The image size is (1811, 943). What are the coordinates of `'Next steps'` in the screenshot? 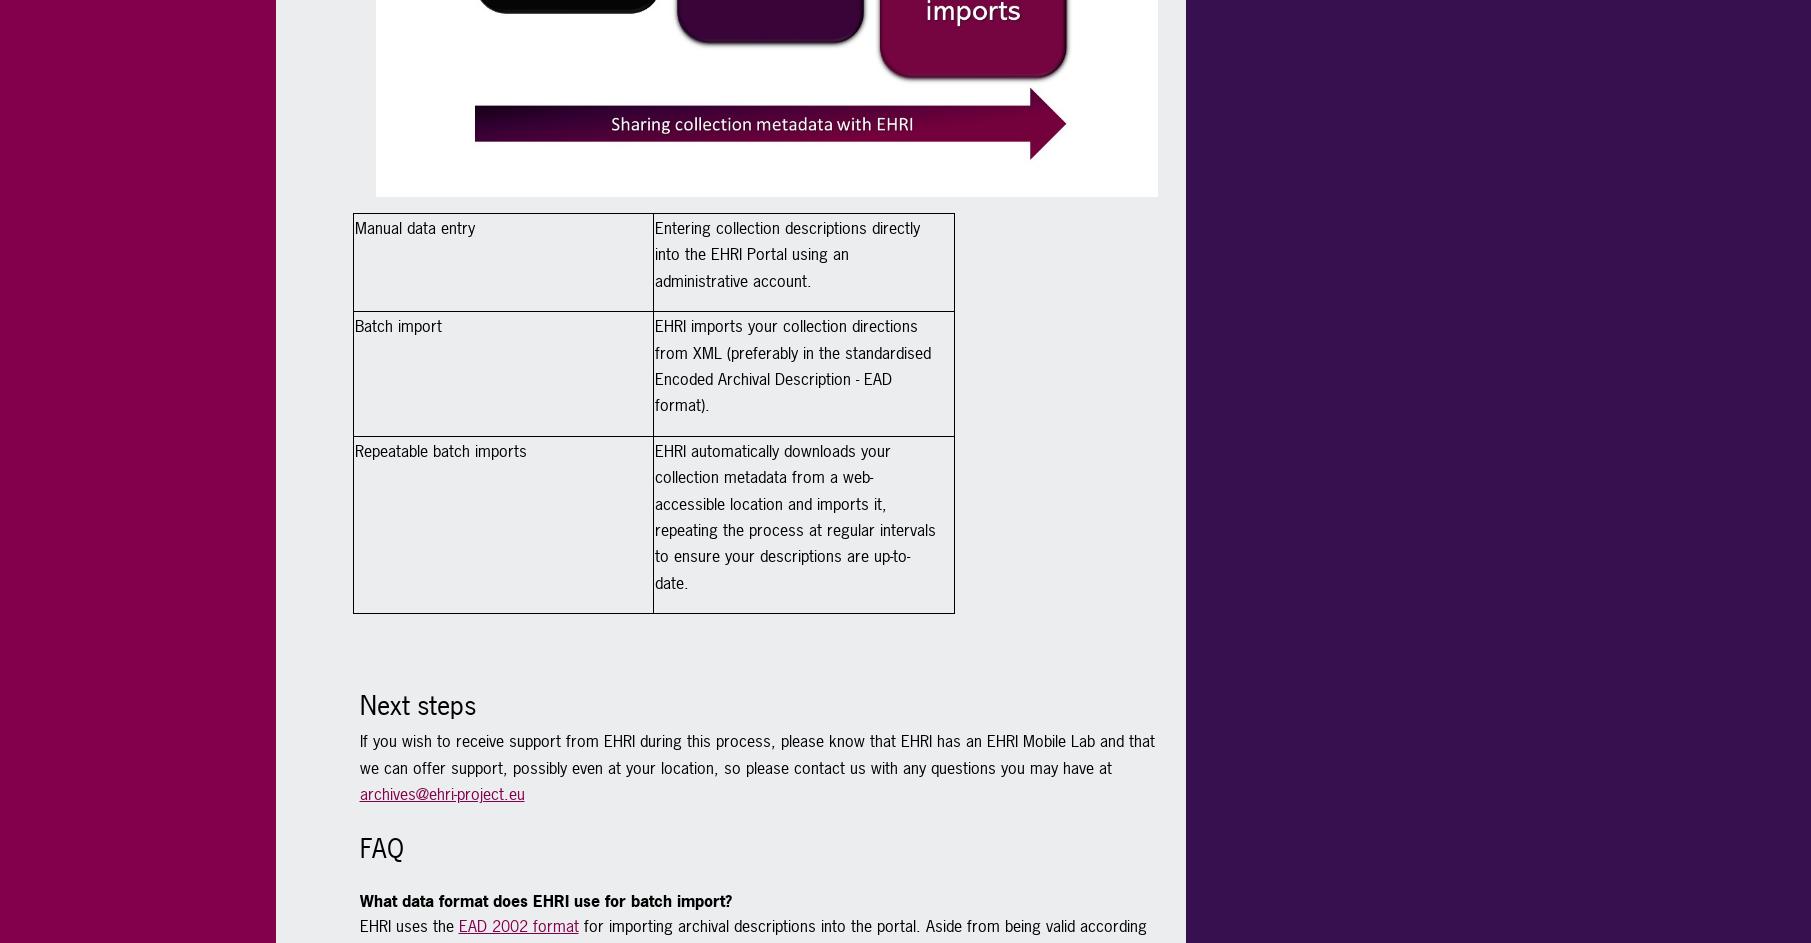 It's located at (357, 704).